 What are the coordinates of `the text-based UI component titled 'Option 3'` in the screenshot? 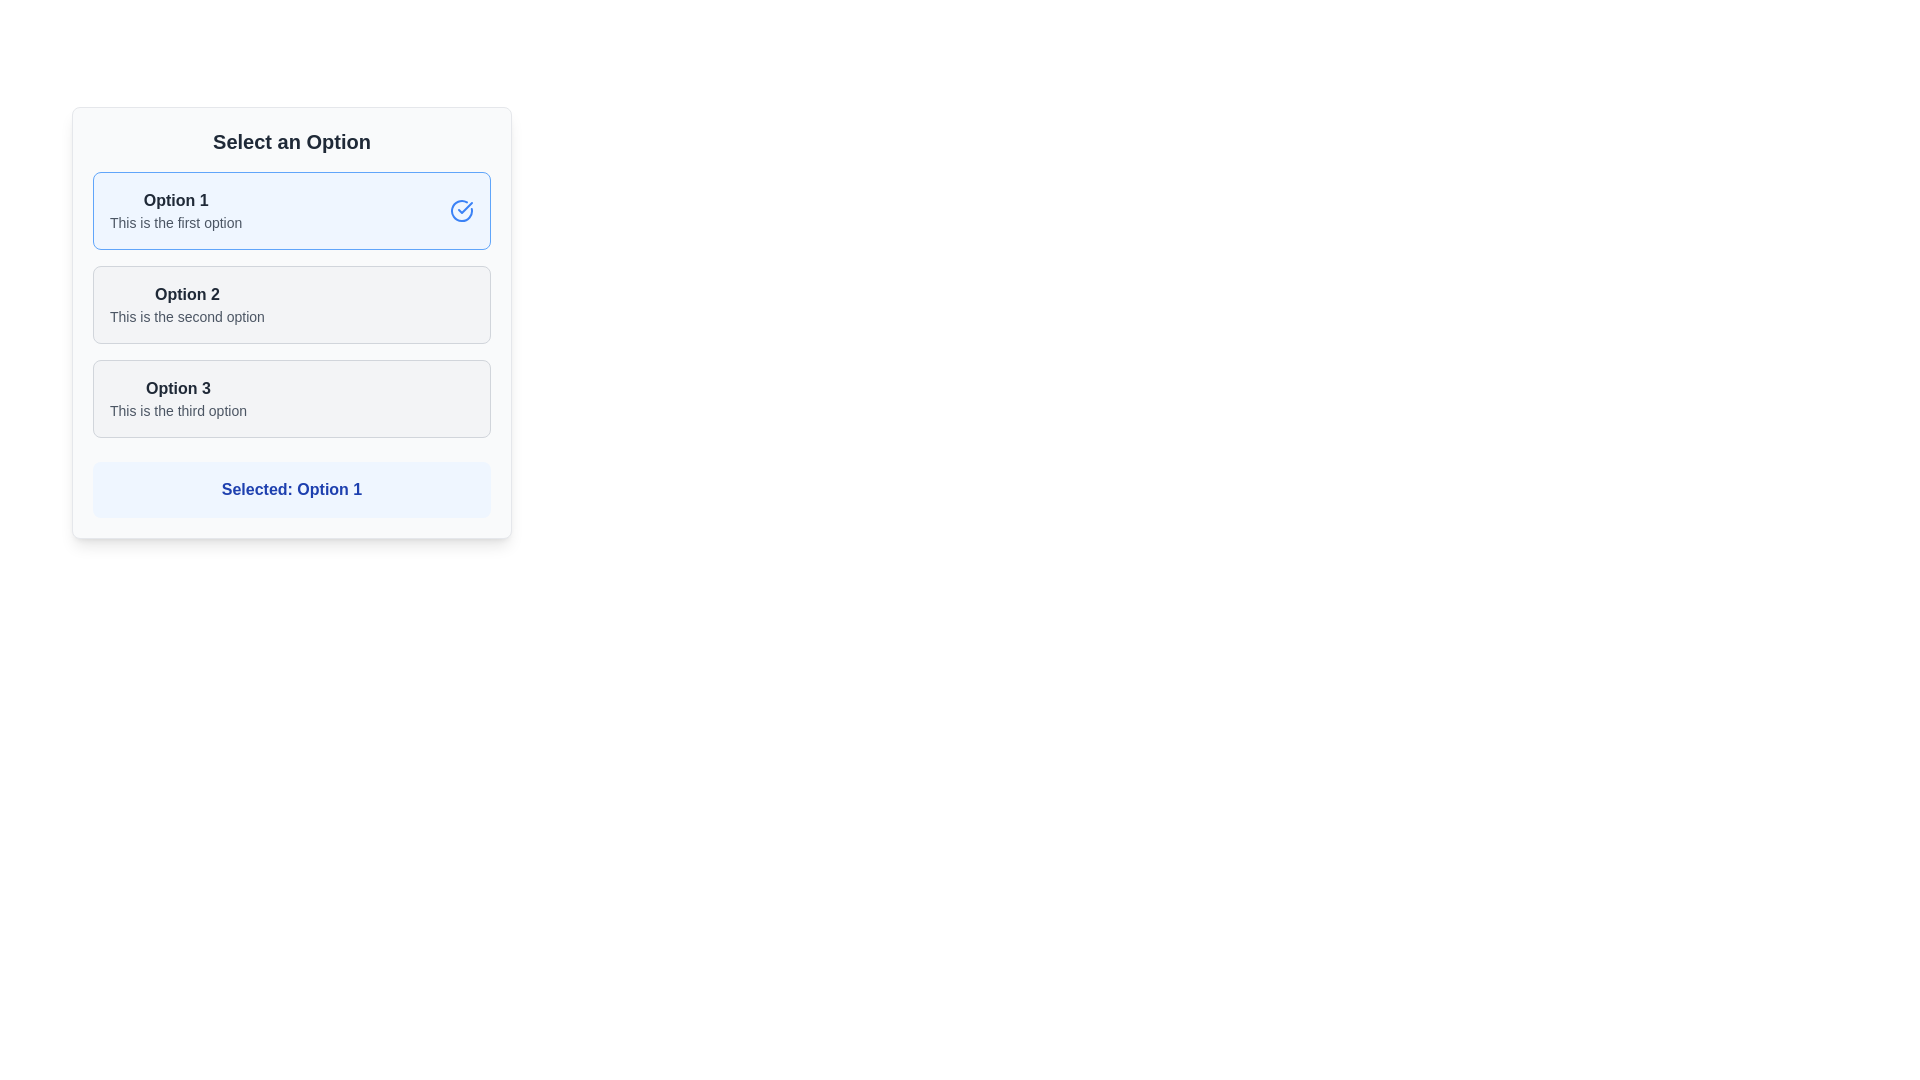 It's located at (178, 398).